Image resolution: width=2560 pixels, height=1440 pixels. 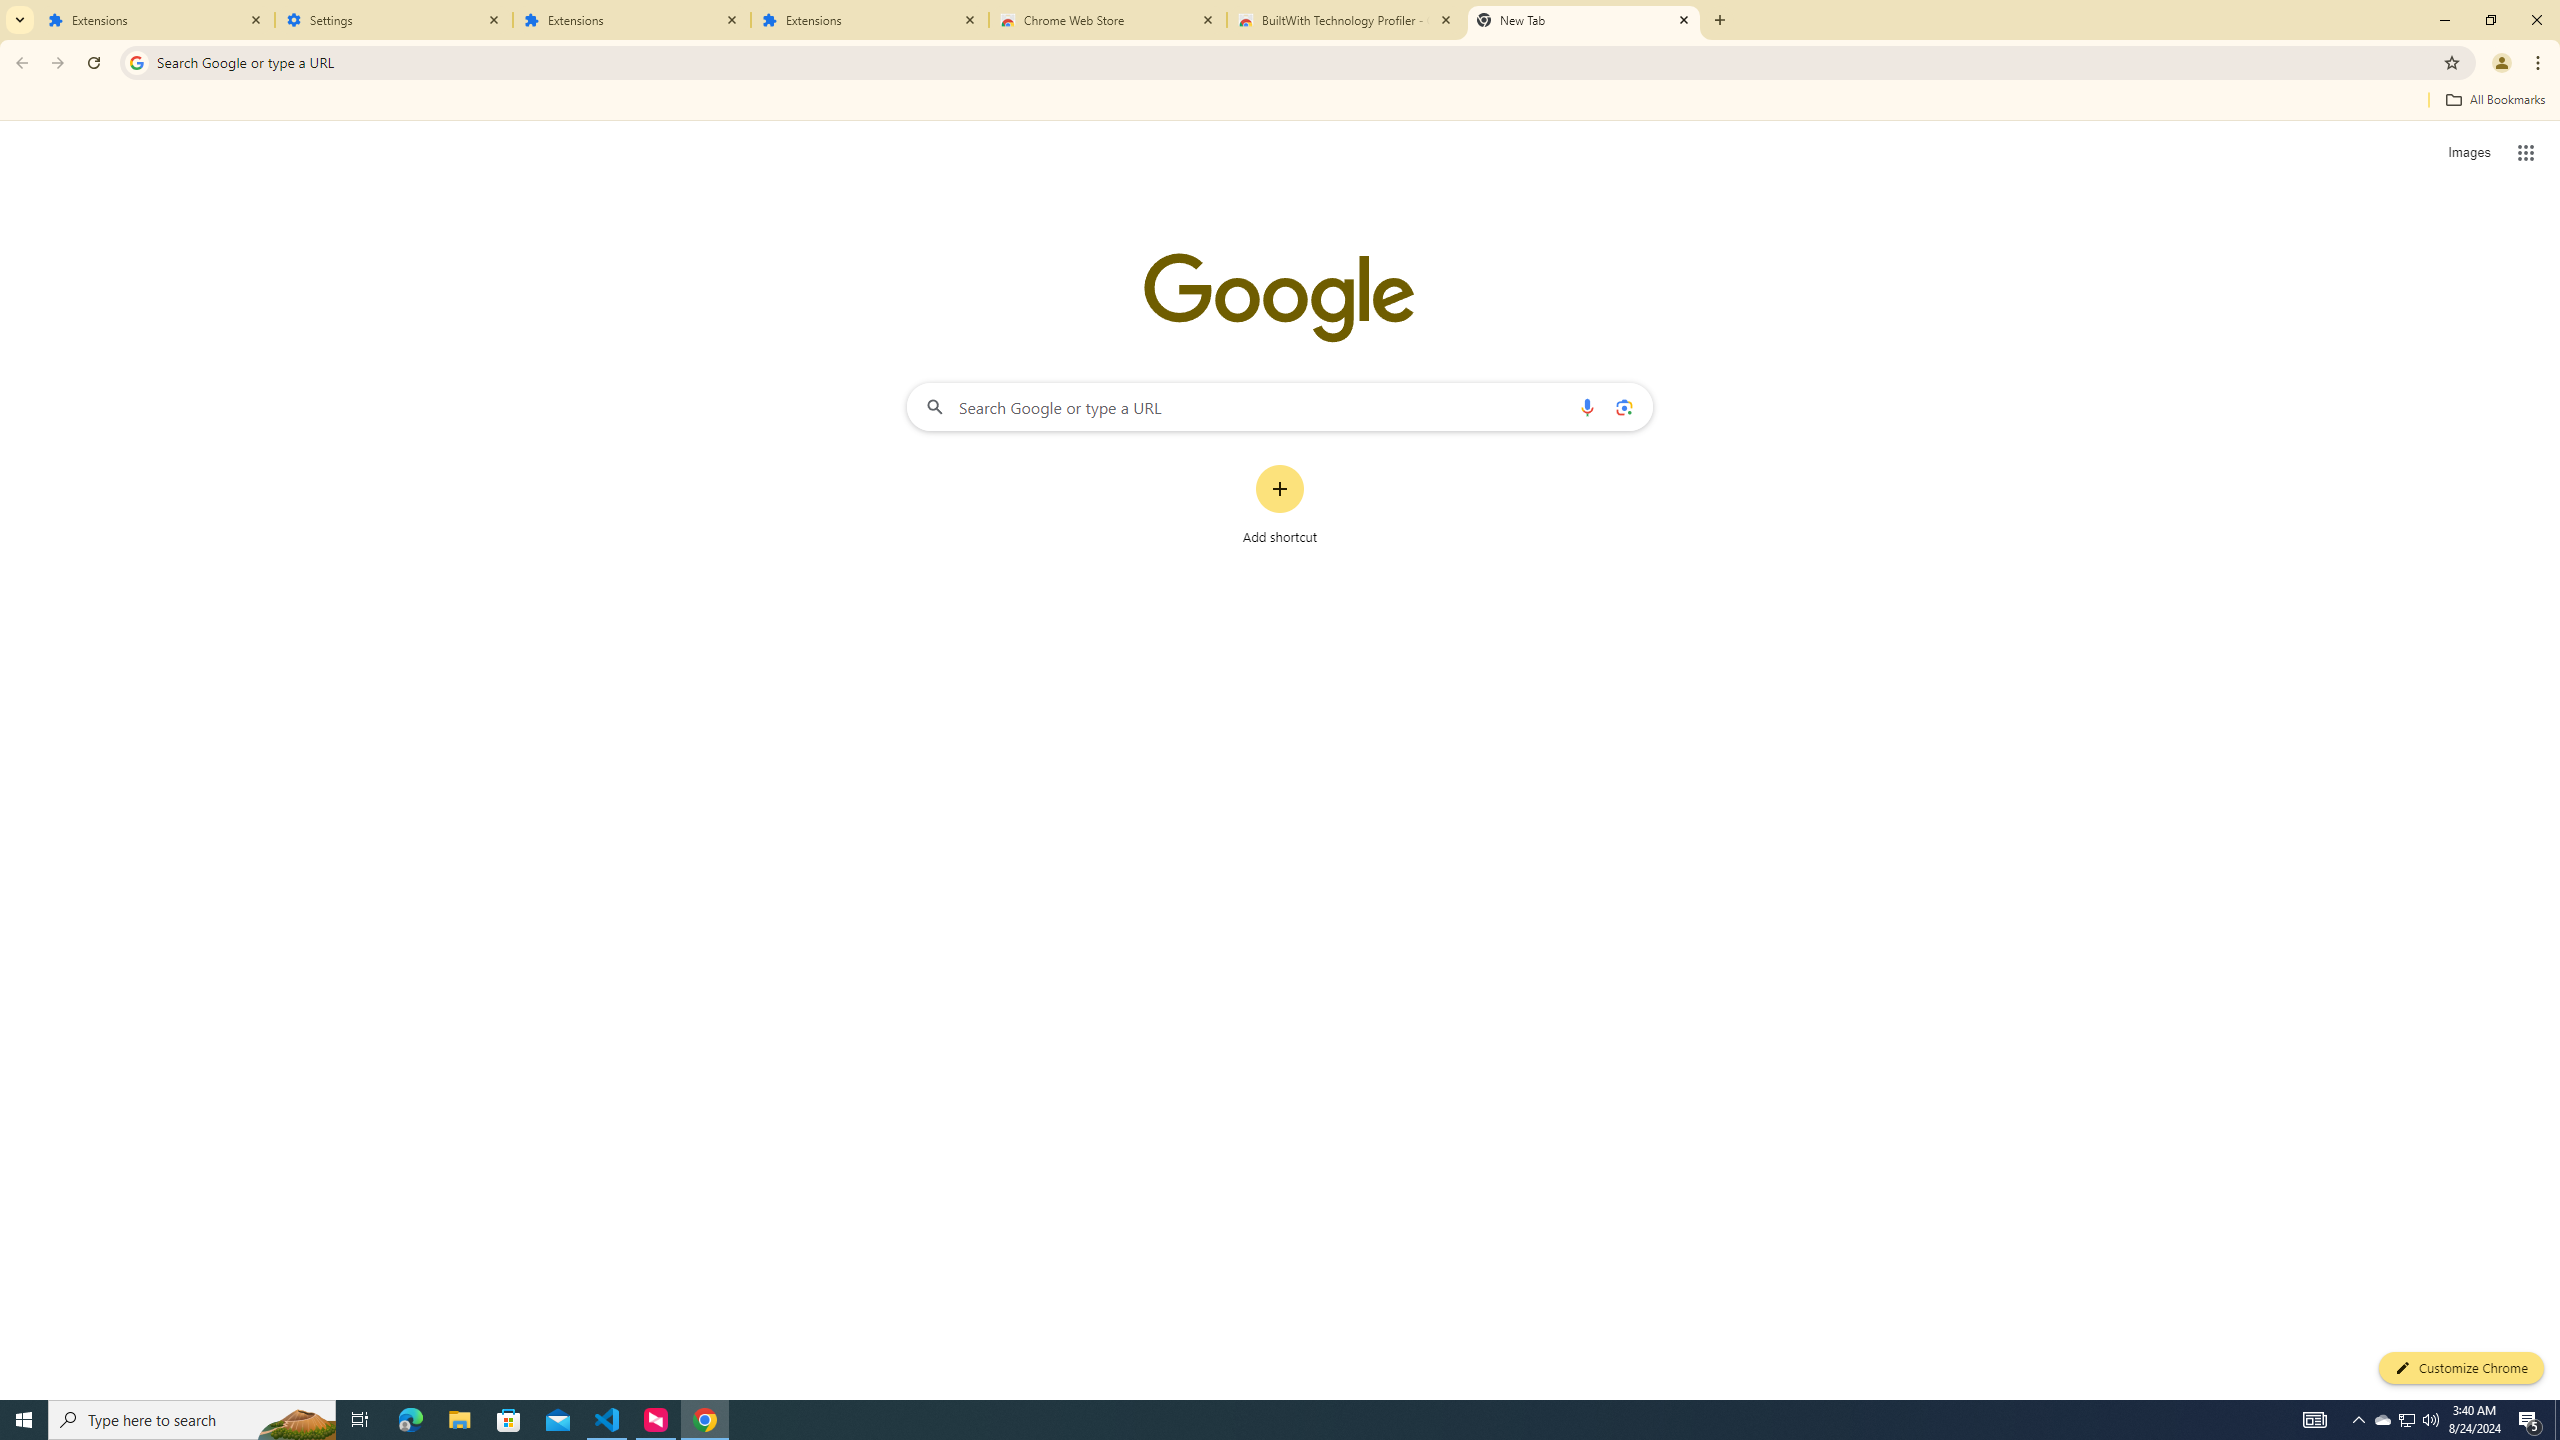 What do you see at coordinates (2461, 1367) in the screenshot?
I see `'Customize Chrome'` at bounding box center [2461, 1367].